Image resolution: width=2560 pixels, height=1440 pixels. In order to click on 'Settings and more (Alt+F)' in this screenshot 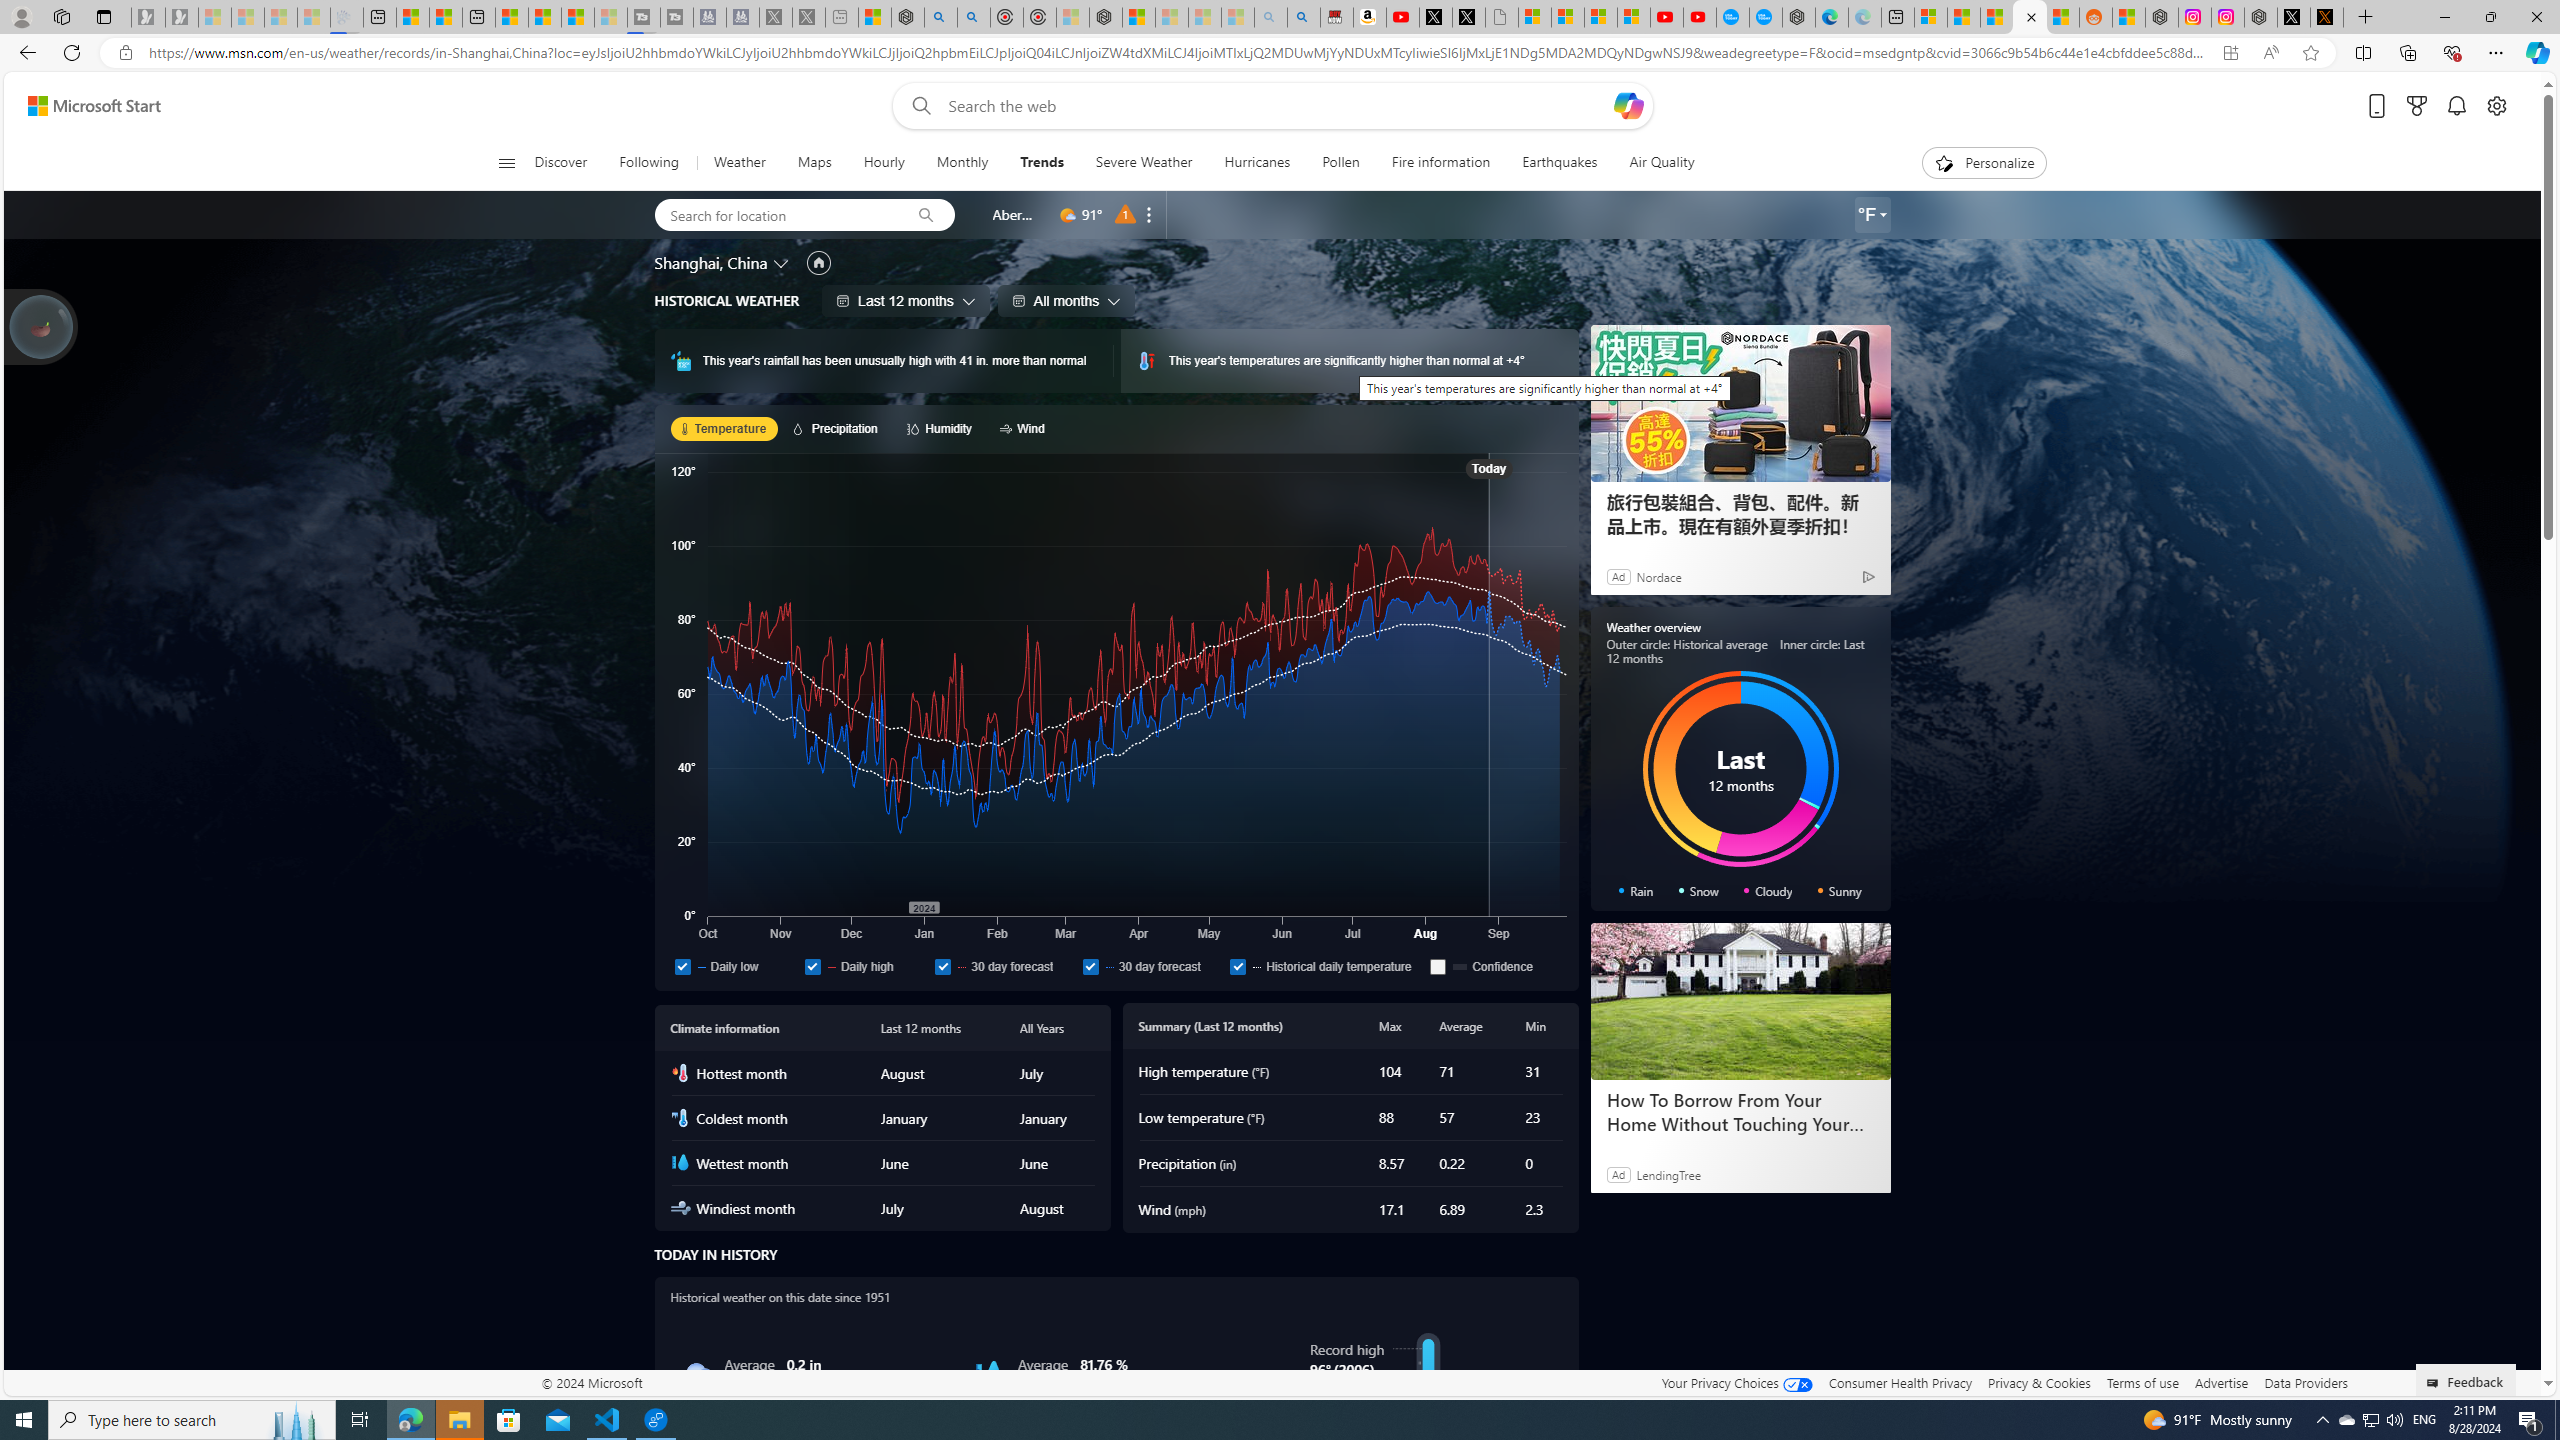, I will do `click(2495, 51)`.